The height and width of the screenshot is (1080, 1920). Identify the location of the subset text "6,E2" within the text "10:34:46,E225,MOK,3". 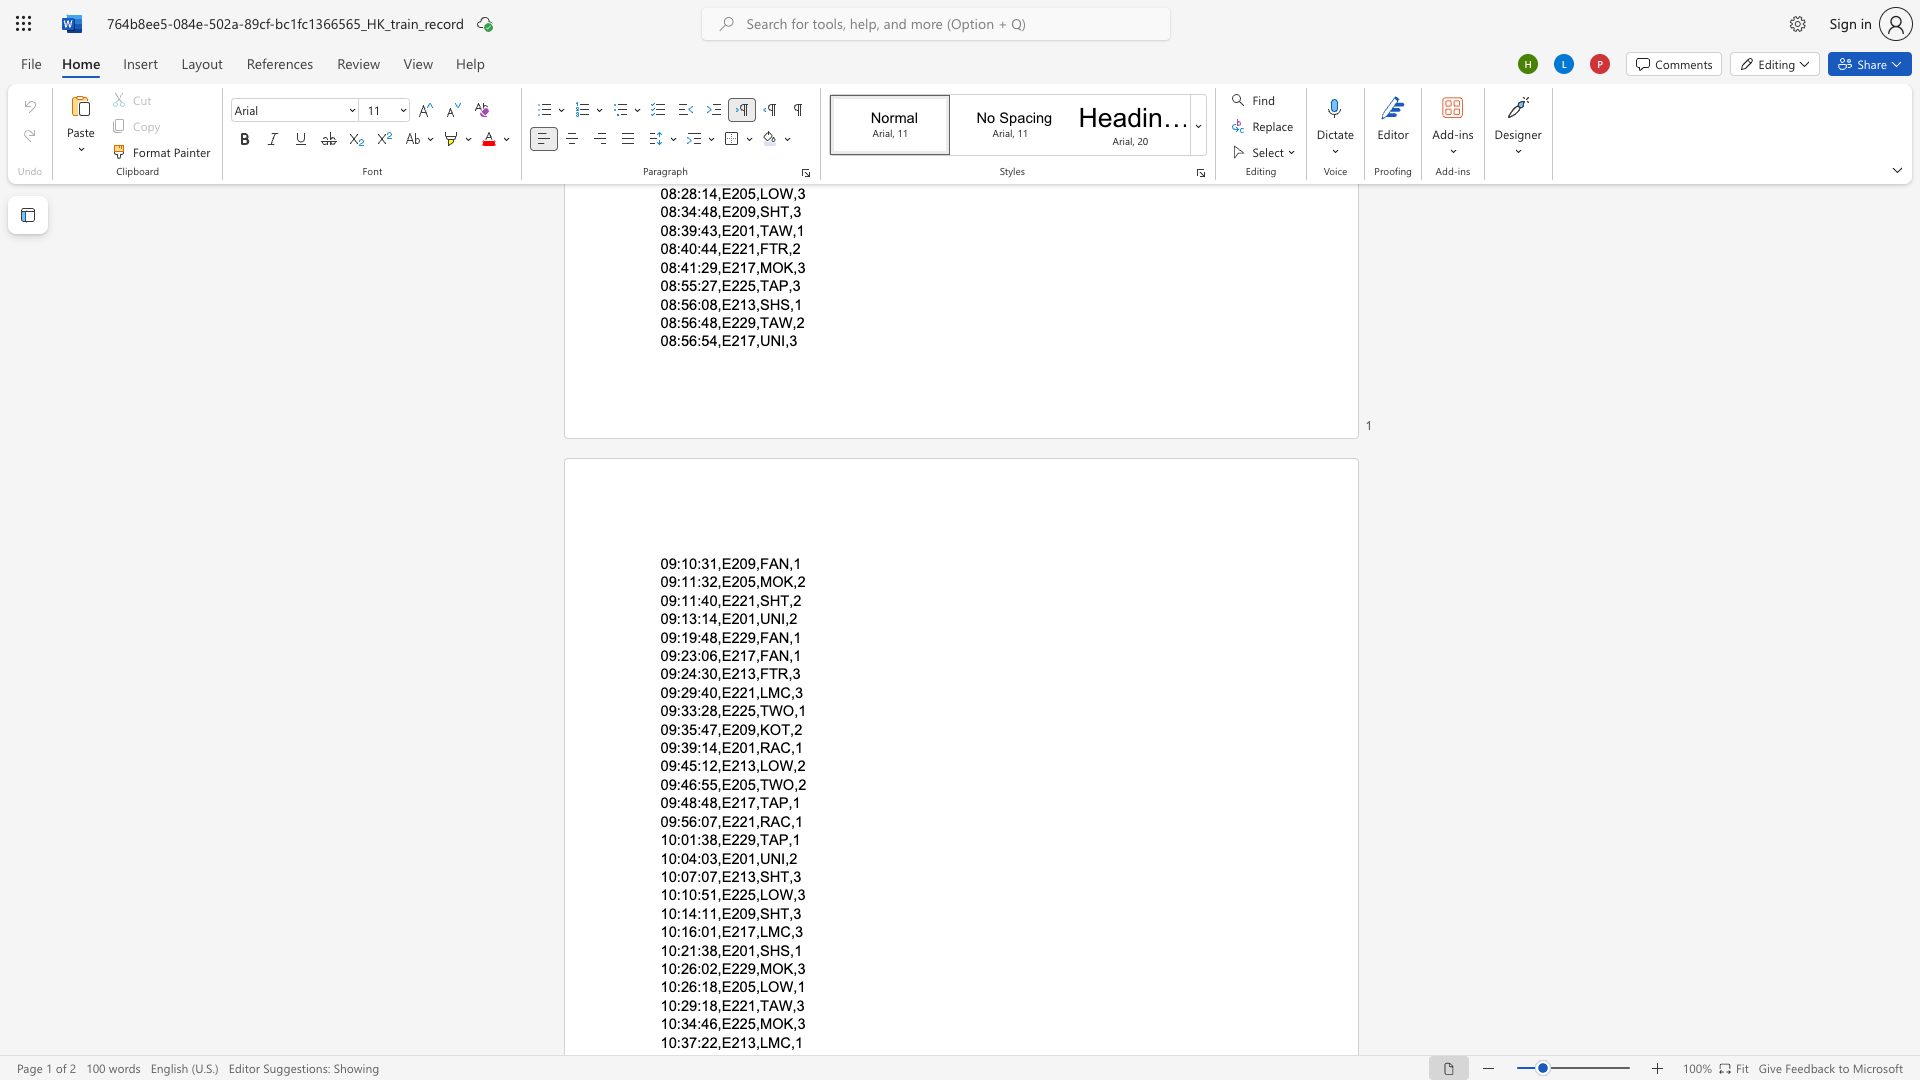
(709, 1024).